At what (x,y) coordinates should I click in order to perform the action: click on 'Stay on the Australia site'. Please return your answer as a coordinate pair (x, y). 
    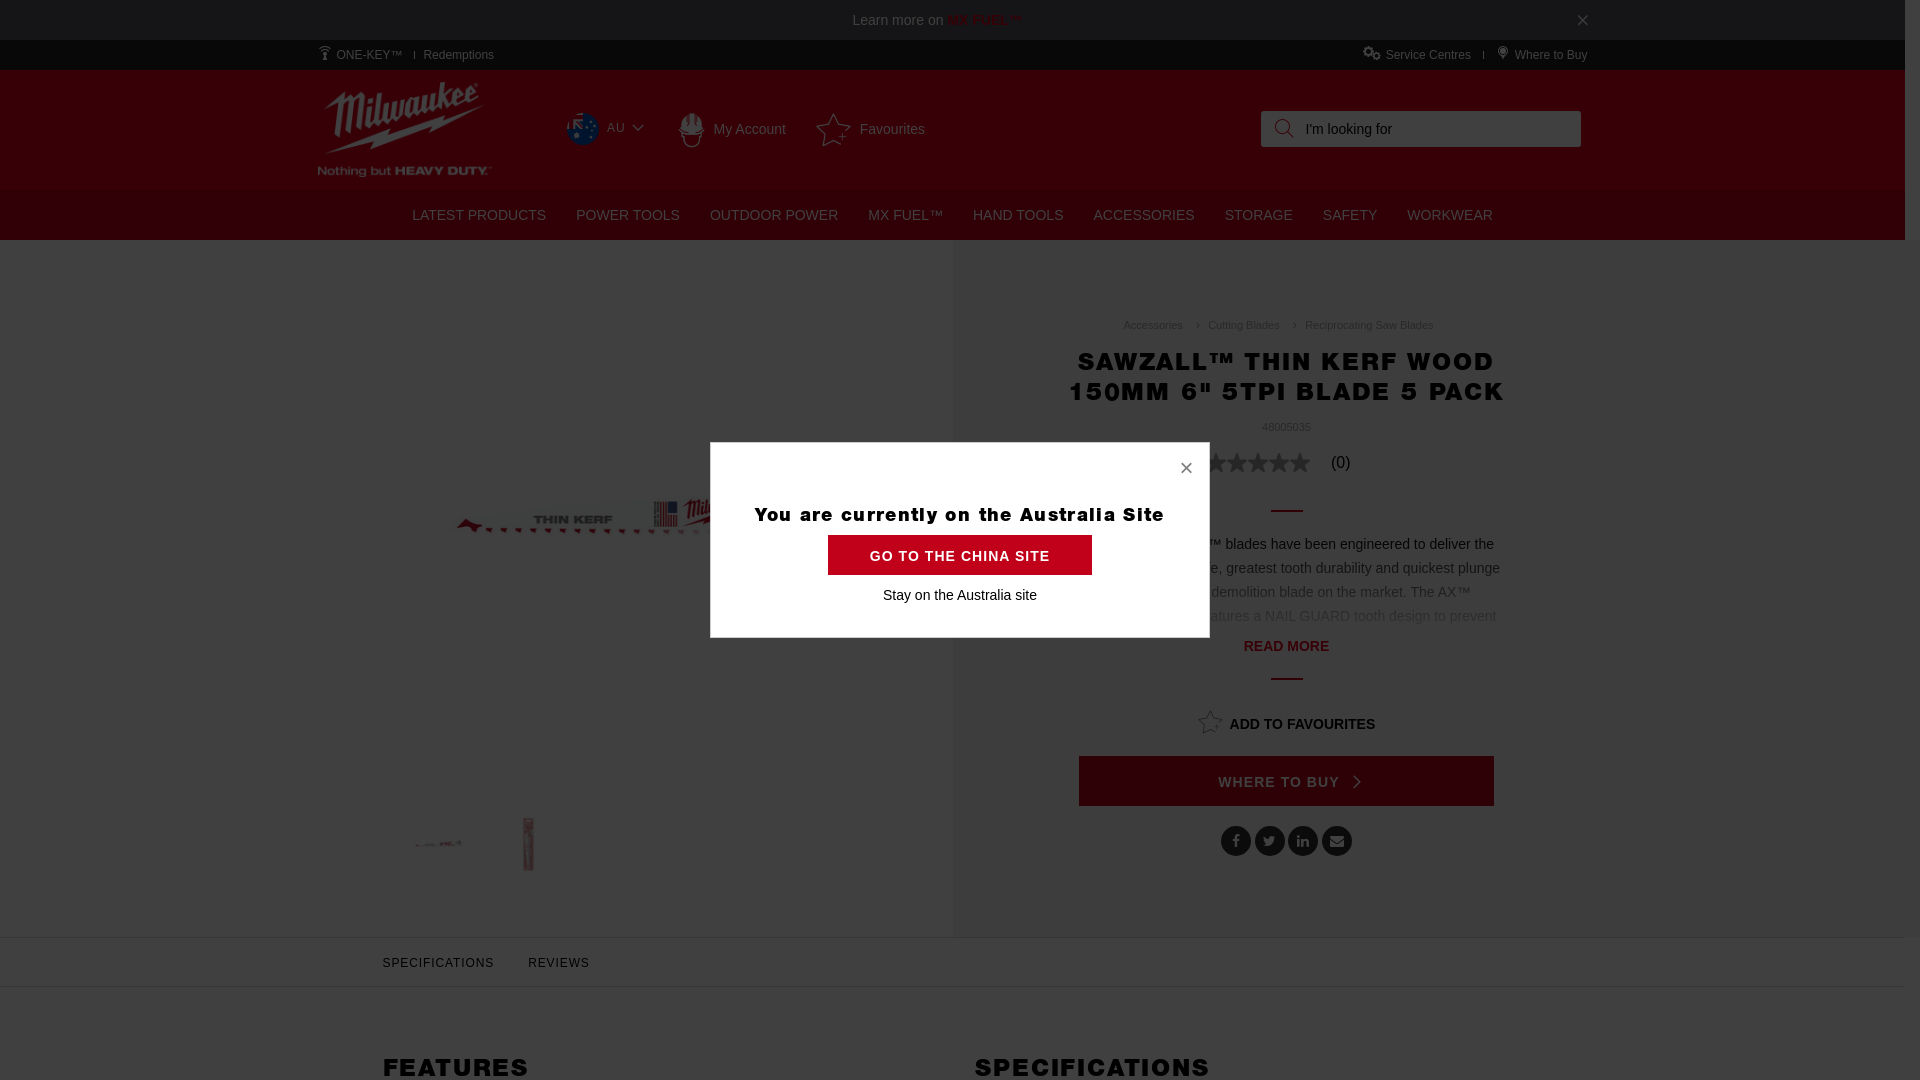
    Looking at the image, I should click on (960, 593).